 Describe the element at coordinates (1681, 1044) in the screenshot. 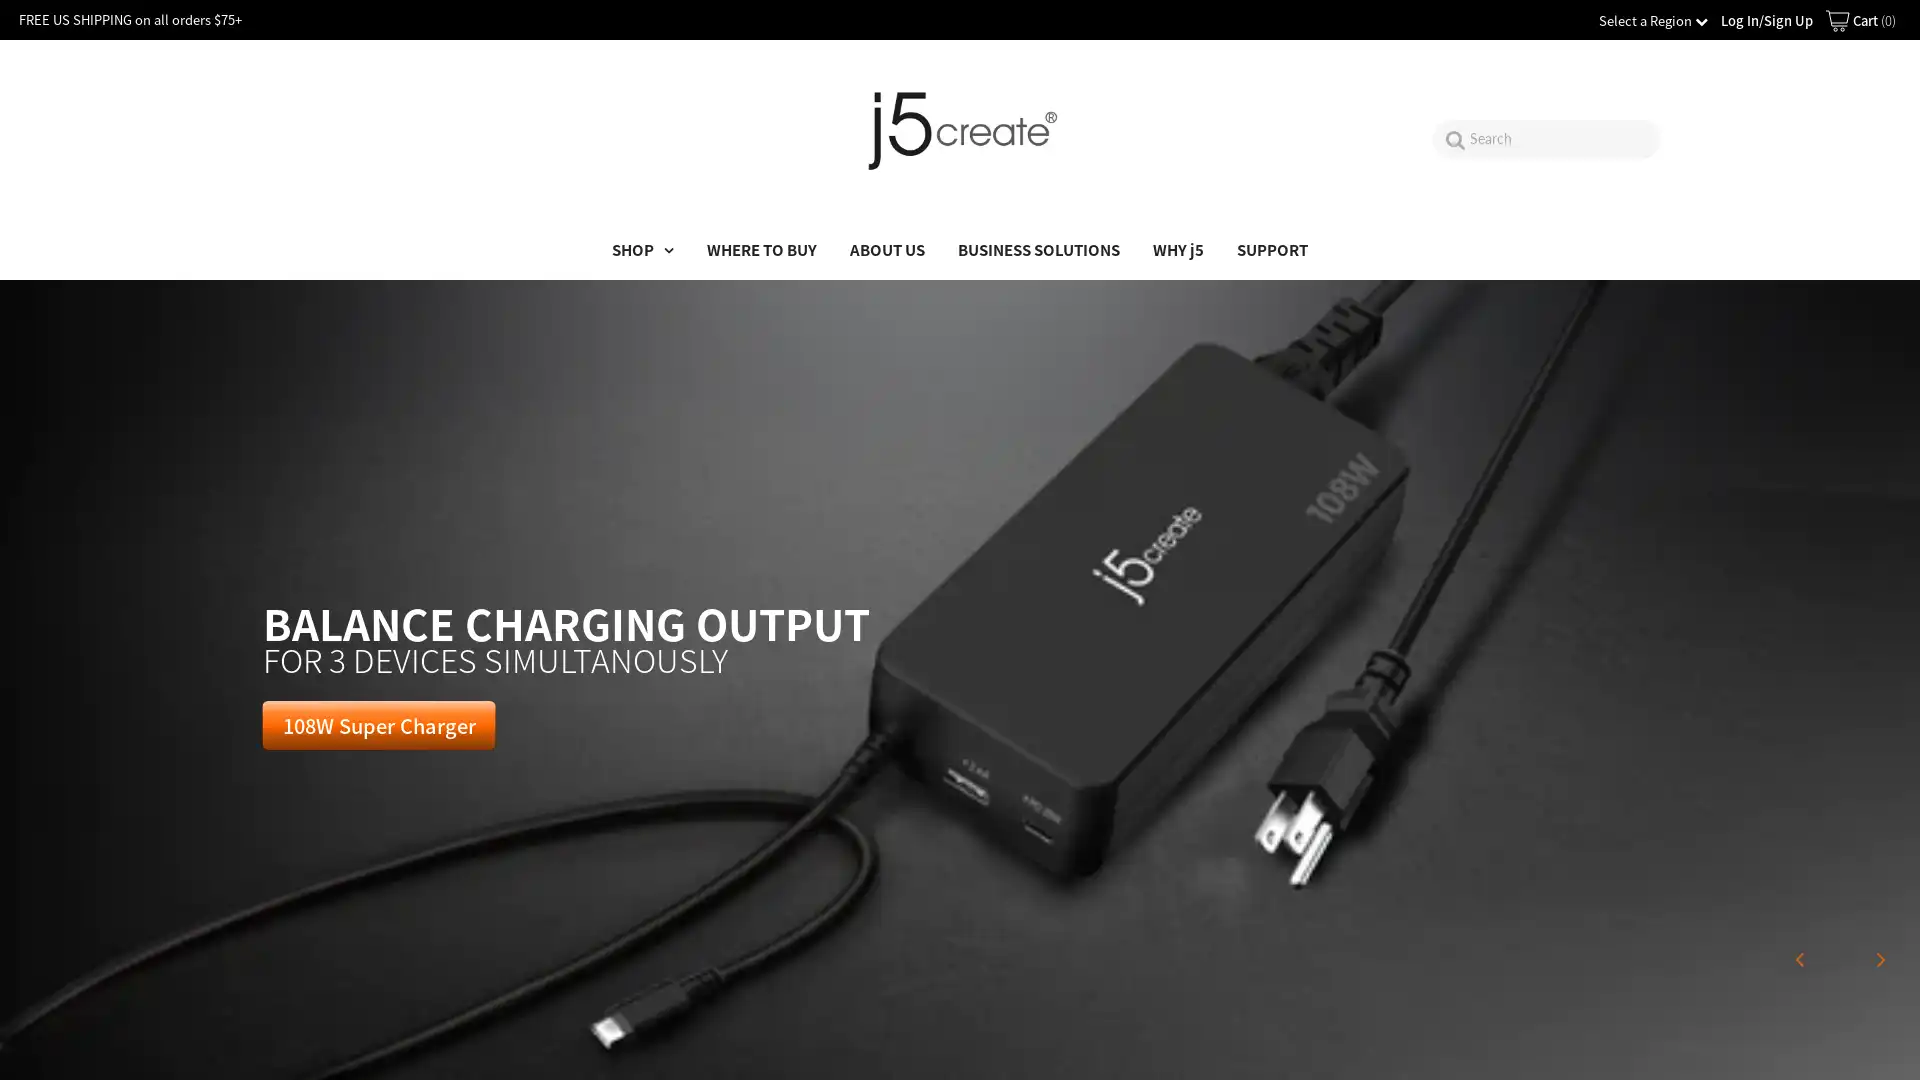

I see `Preferences` at that location.